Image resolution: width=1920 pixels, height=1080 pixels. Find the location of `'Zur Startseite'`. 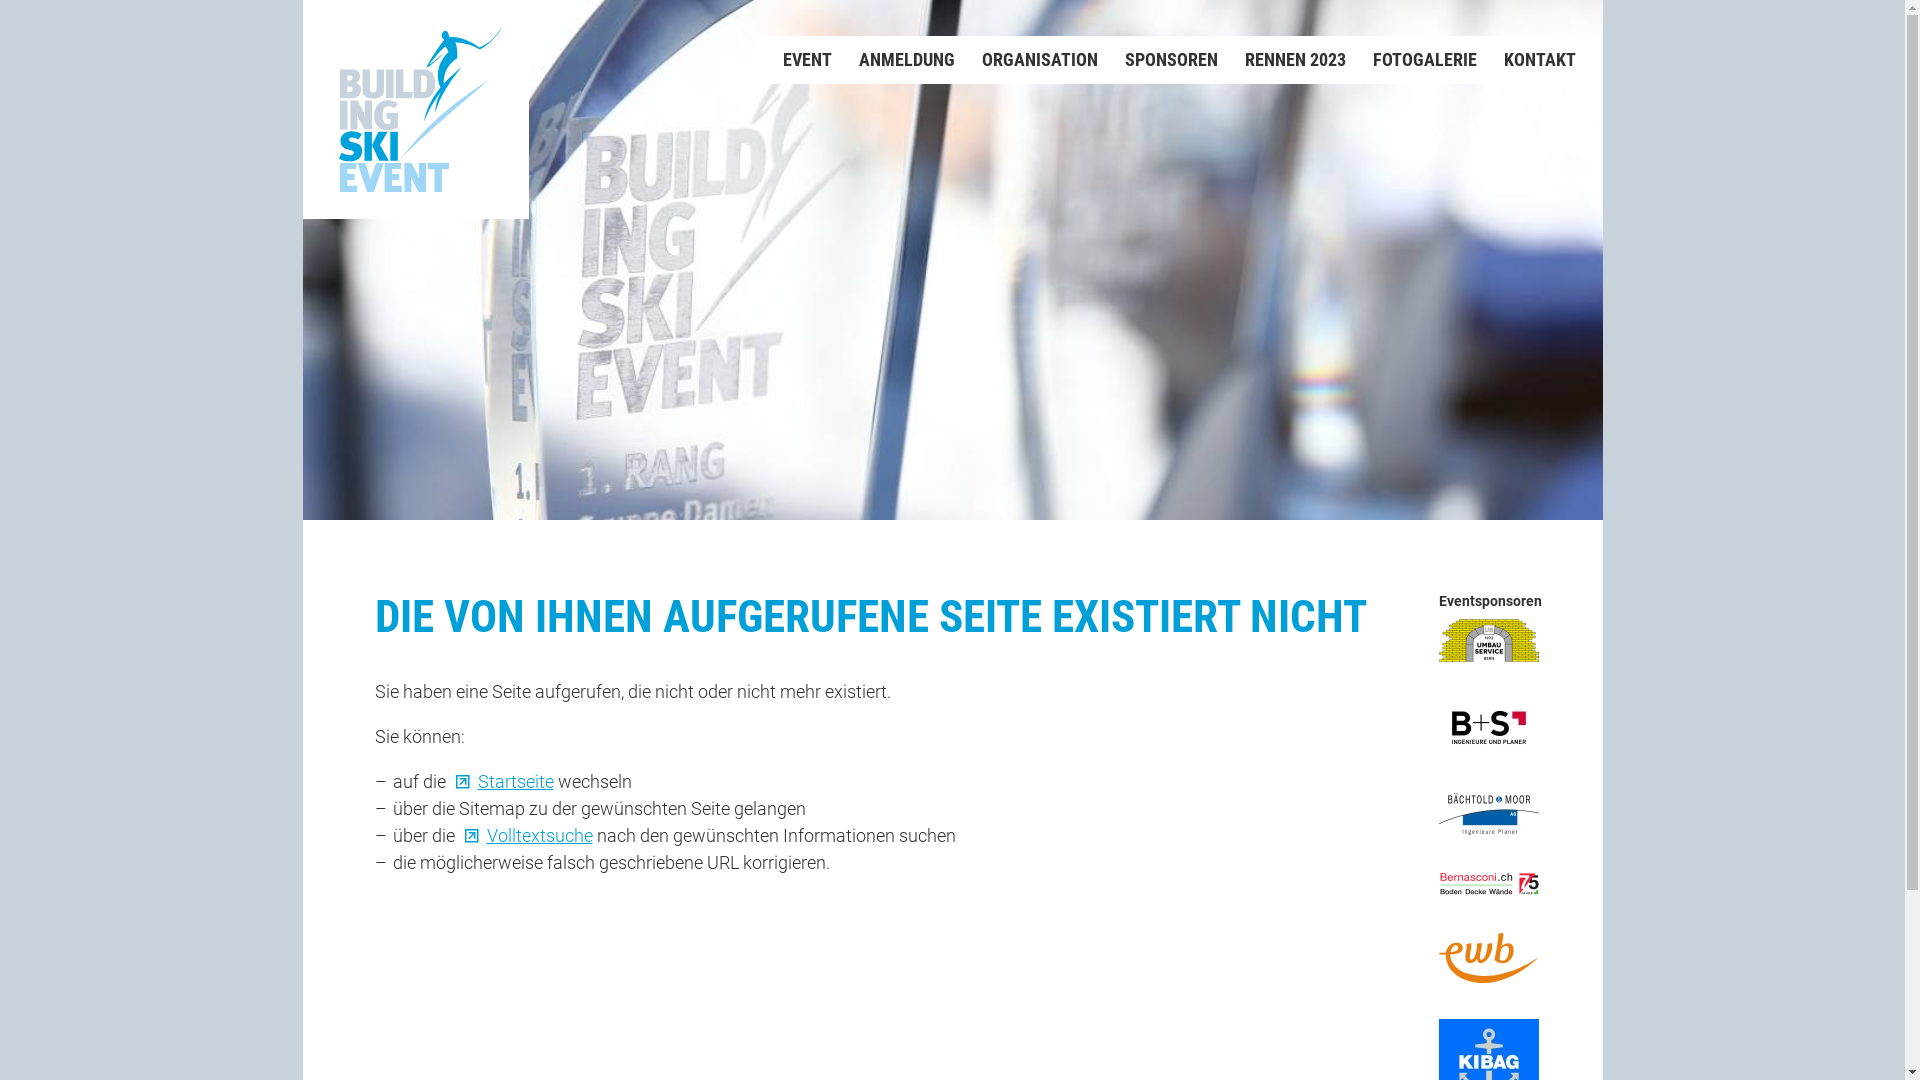

'Zur Startseite' is located at coordinates (414, 109).